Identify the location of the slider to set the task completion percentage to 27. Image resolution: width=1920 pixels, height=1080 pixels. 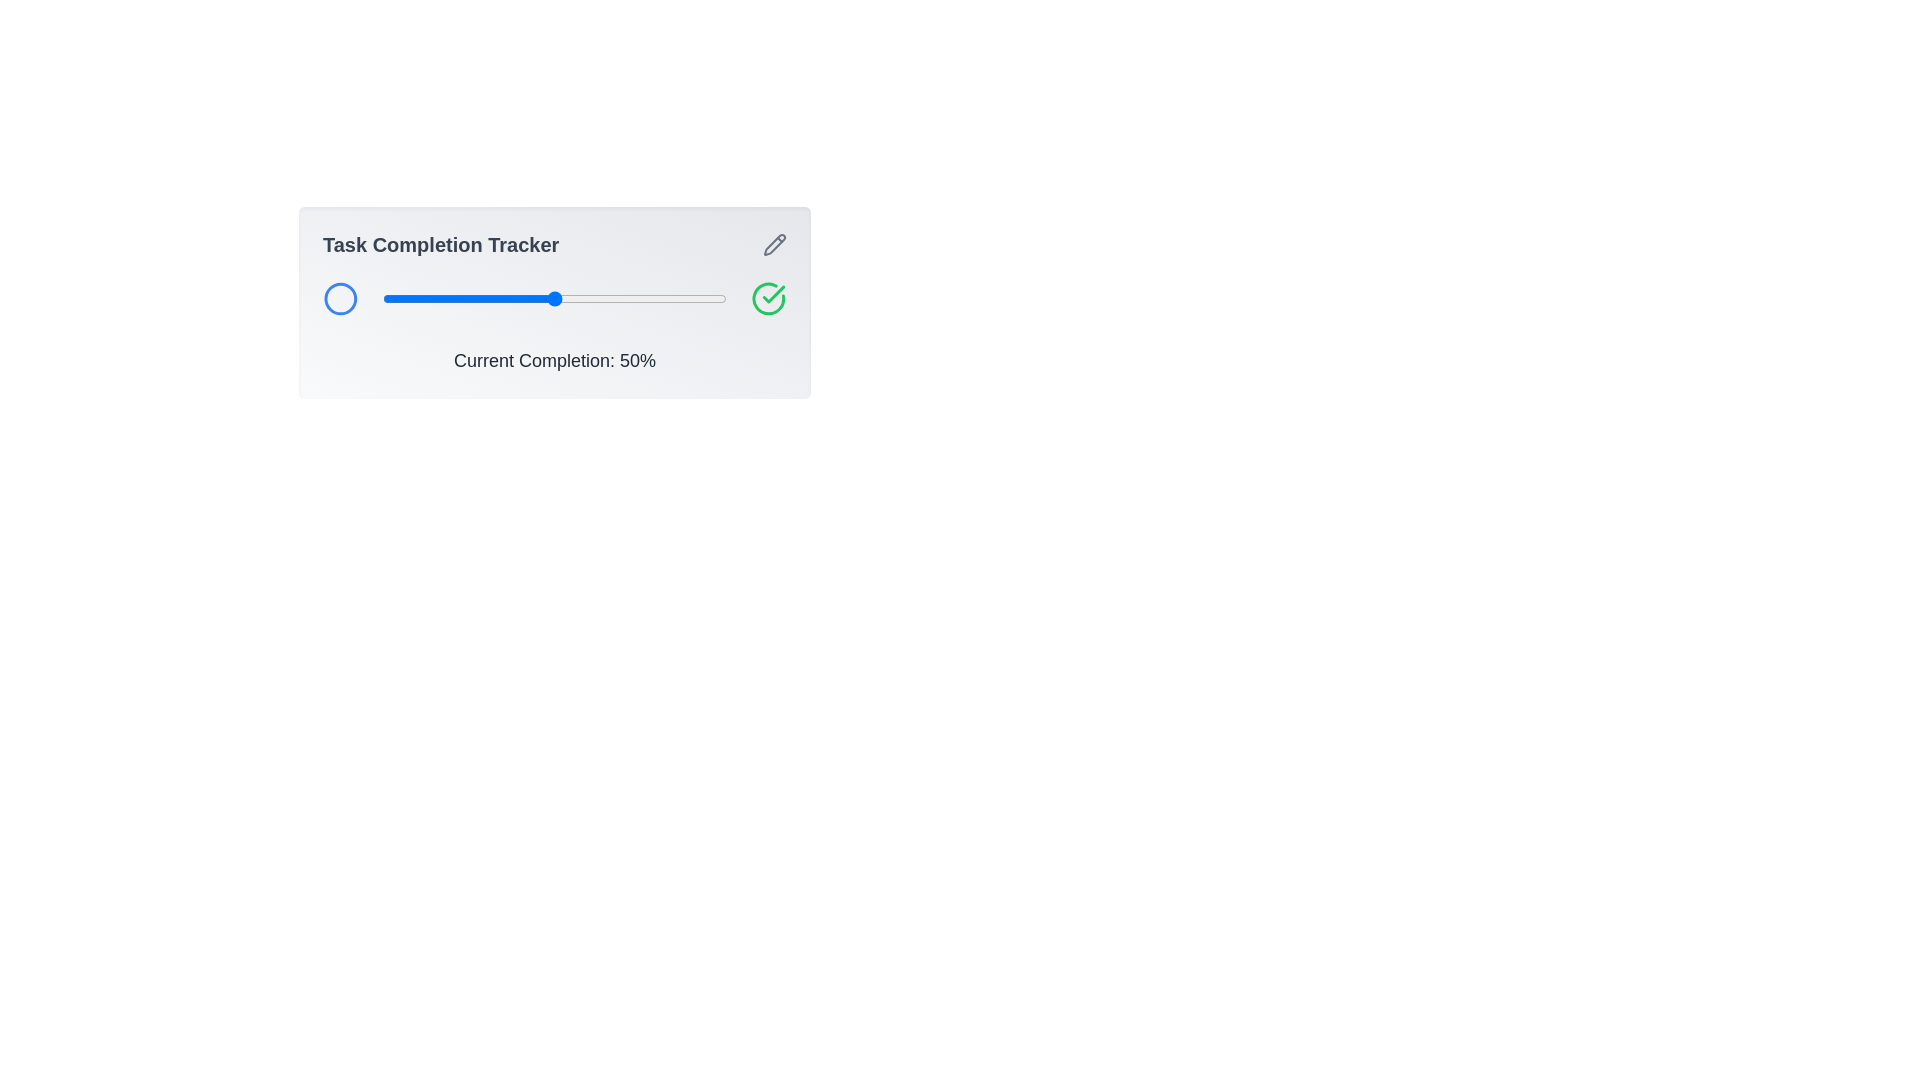
(474, 299).